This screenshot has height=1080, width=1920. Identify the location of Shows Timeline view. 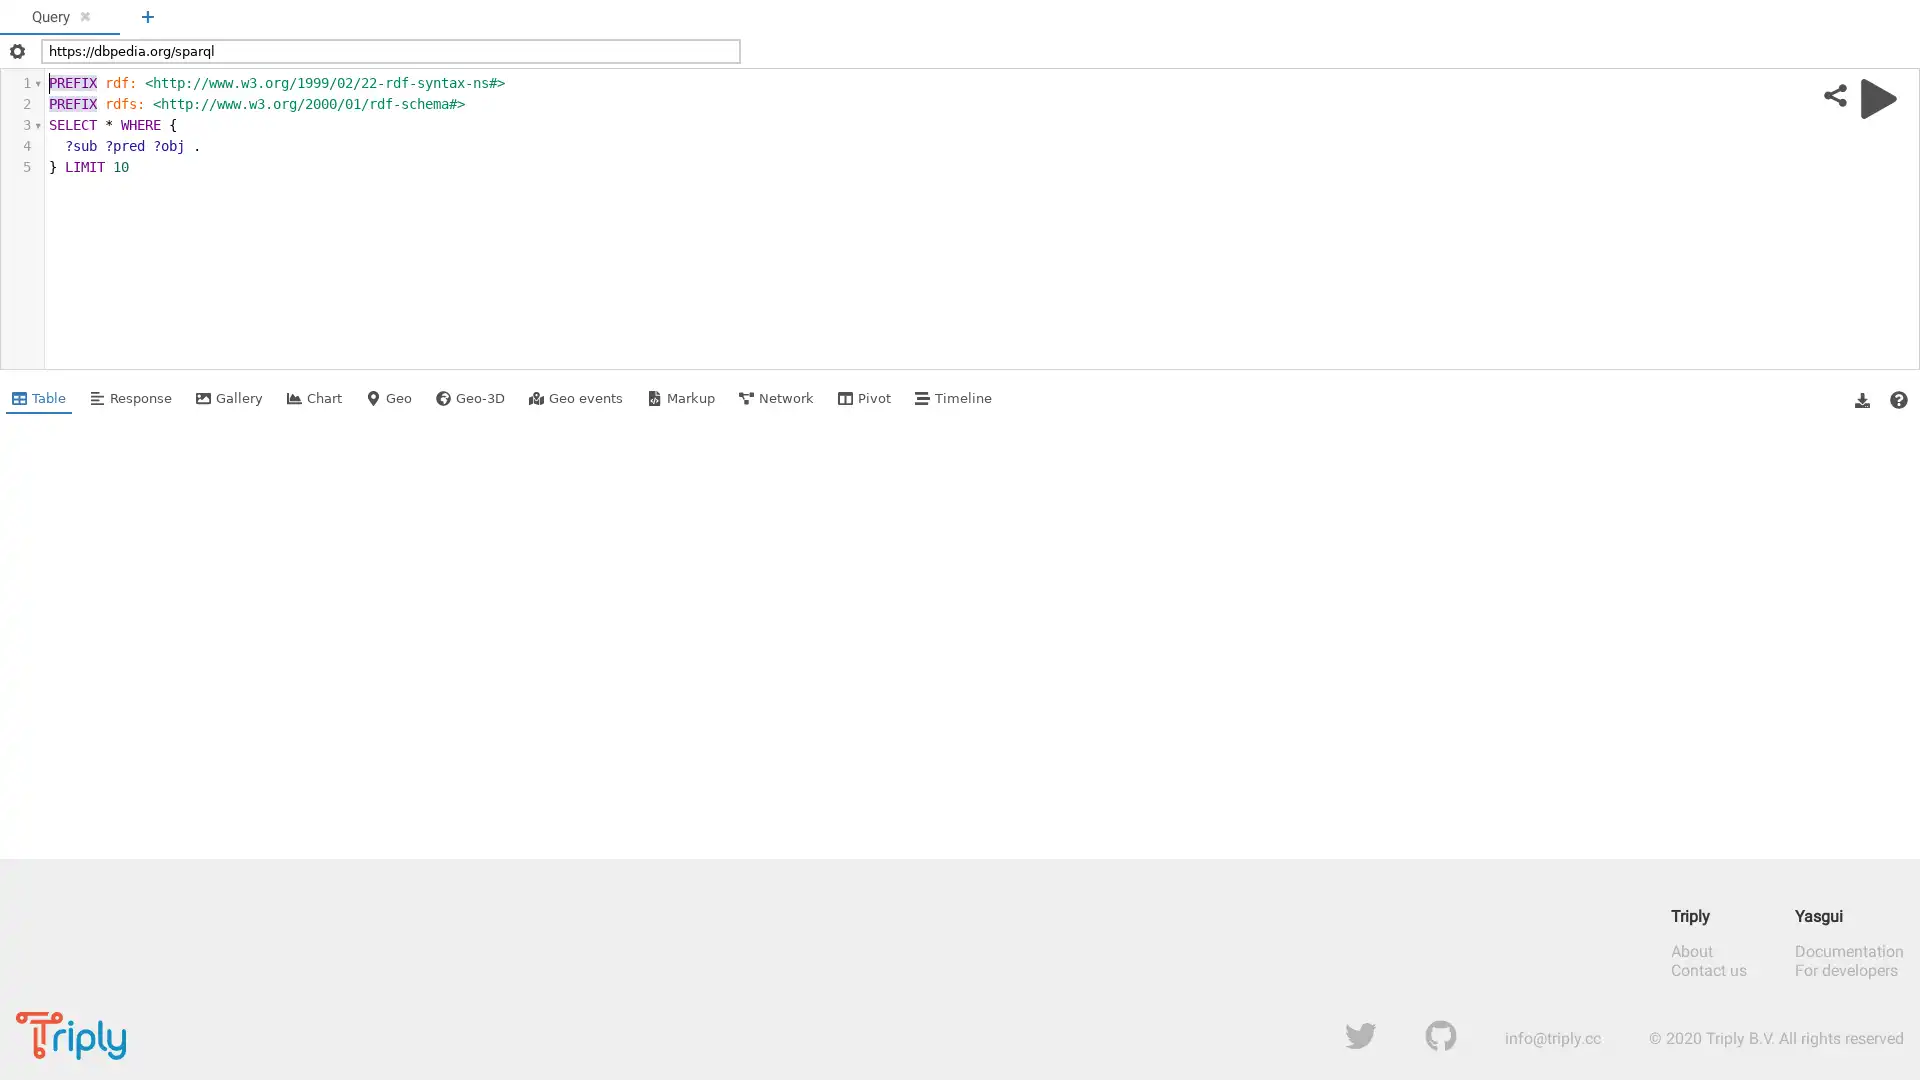
(952, 399).